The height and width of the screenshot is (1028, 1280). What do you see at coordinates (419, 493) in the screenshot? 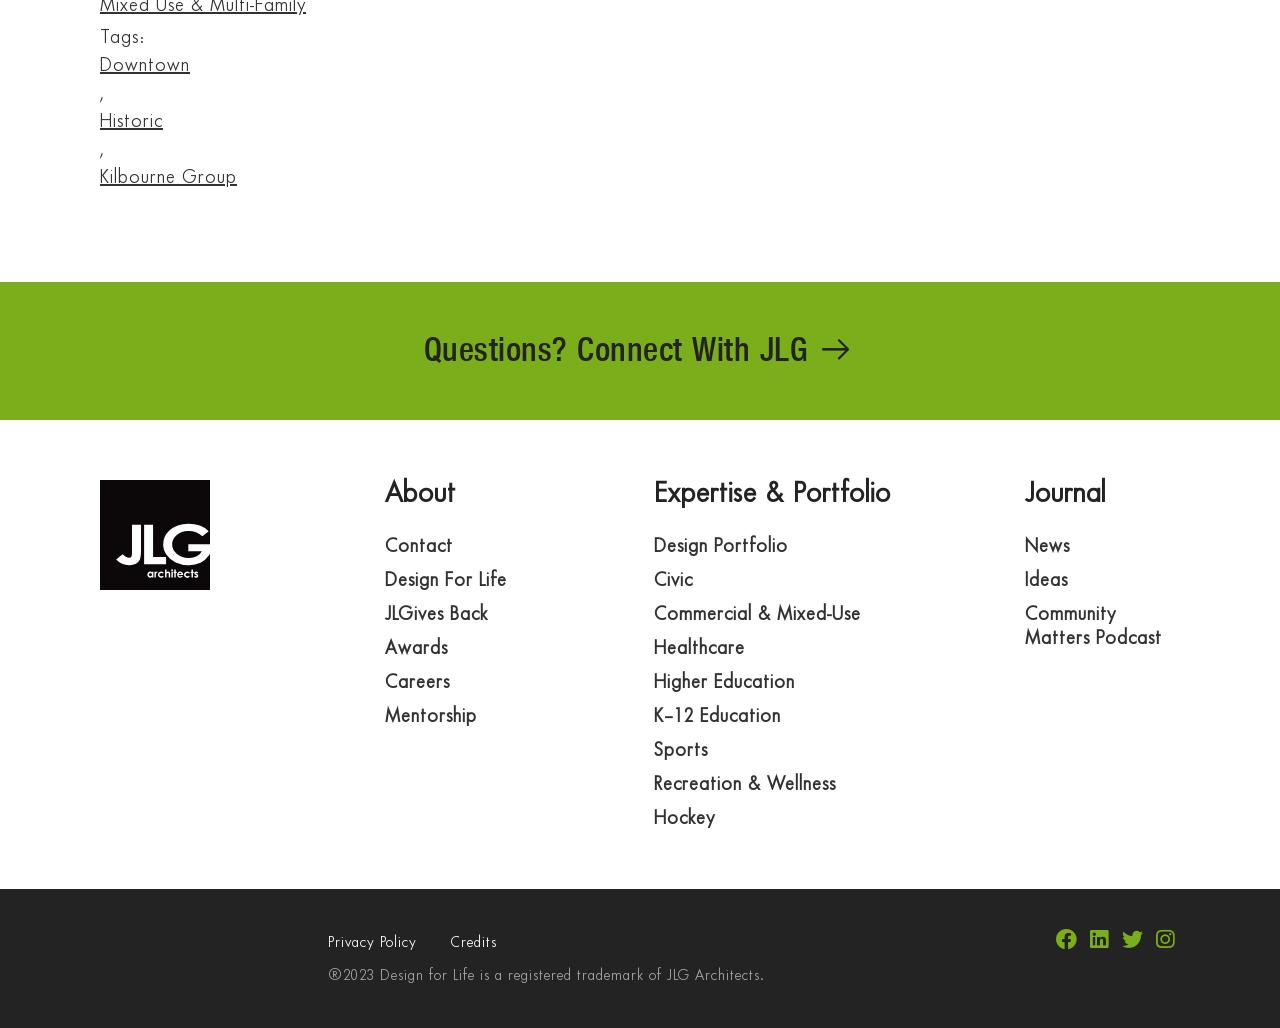
I see `'About'` at bounding box center [419, 493].